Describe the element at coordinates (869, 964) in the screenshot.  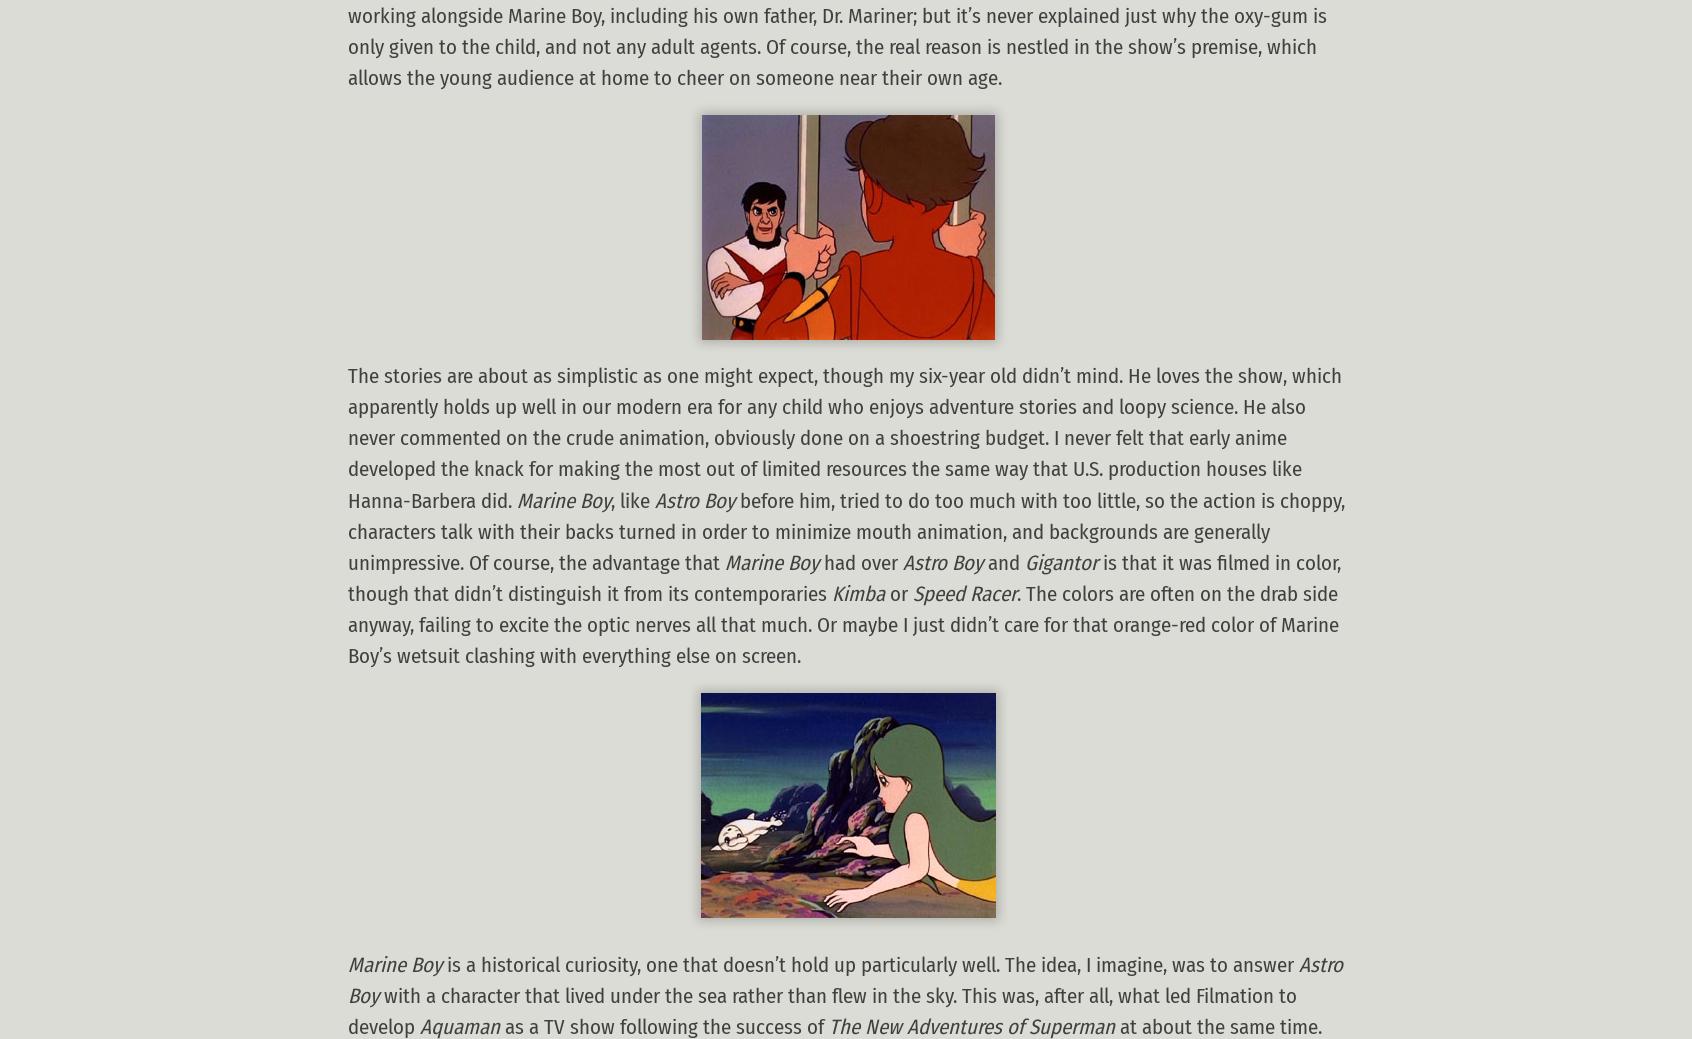
I see `'is a historical curiosity, one that doesn’t hold up particularly well. The idea, I imagine, was to answer'` at that location.